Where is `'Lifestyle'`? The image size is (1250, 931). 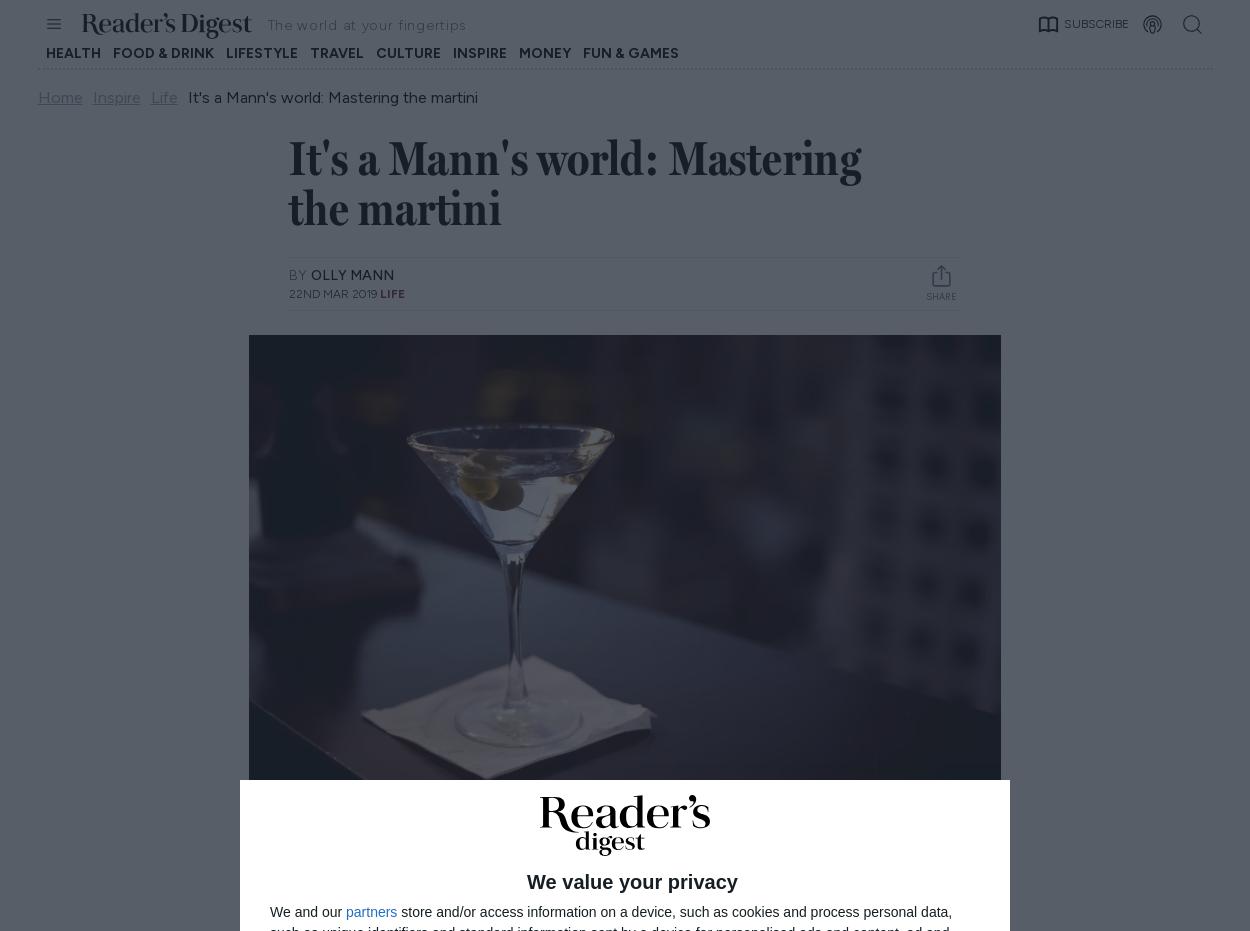 'Lifestyle' is located at coordinates (261, 52).